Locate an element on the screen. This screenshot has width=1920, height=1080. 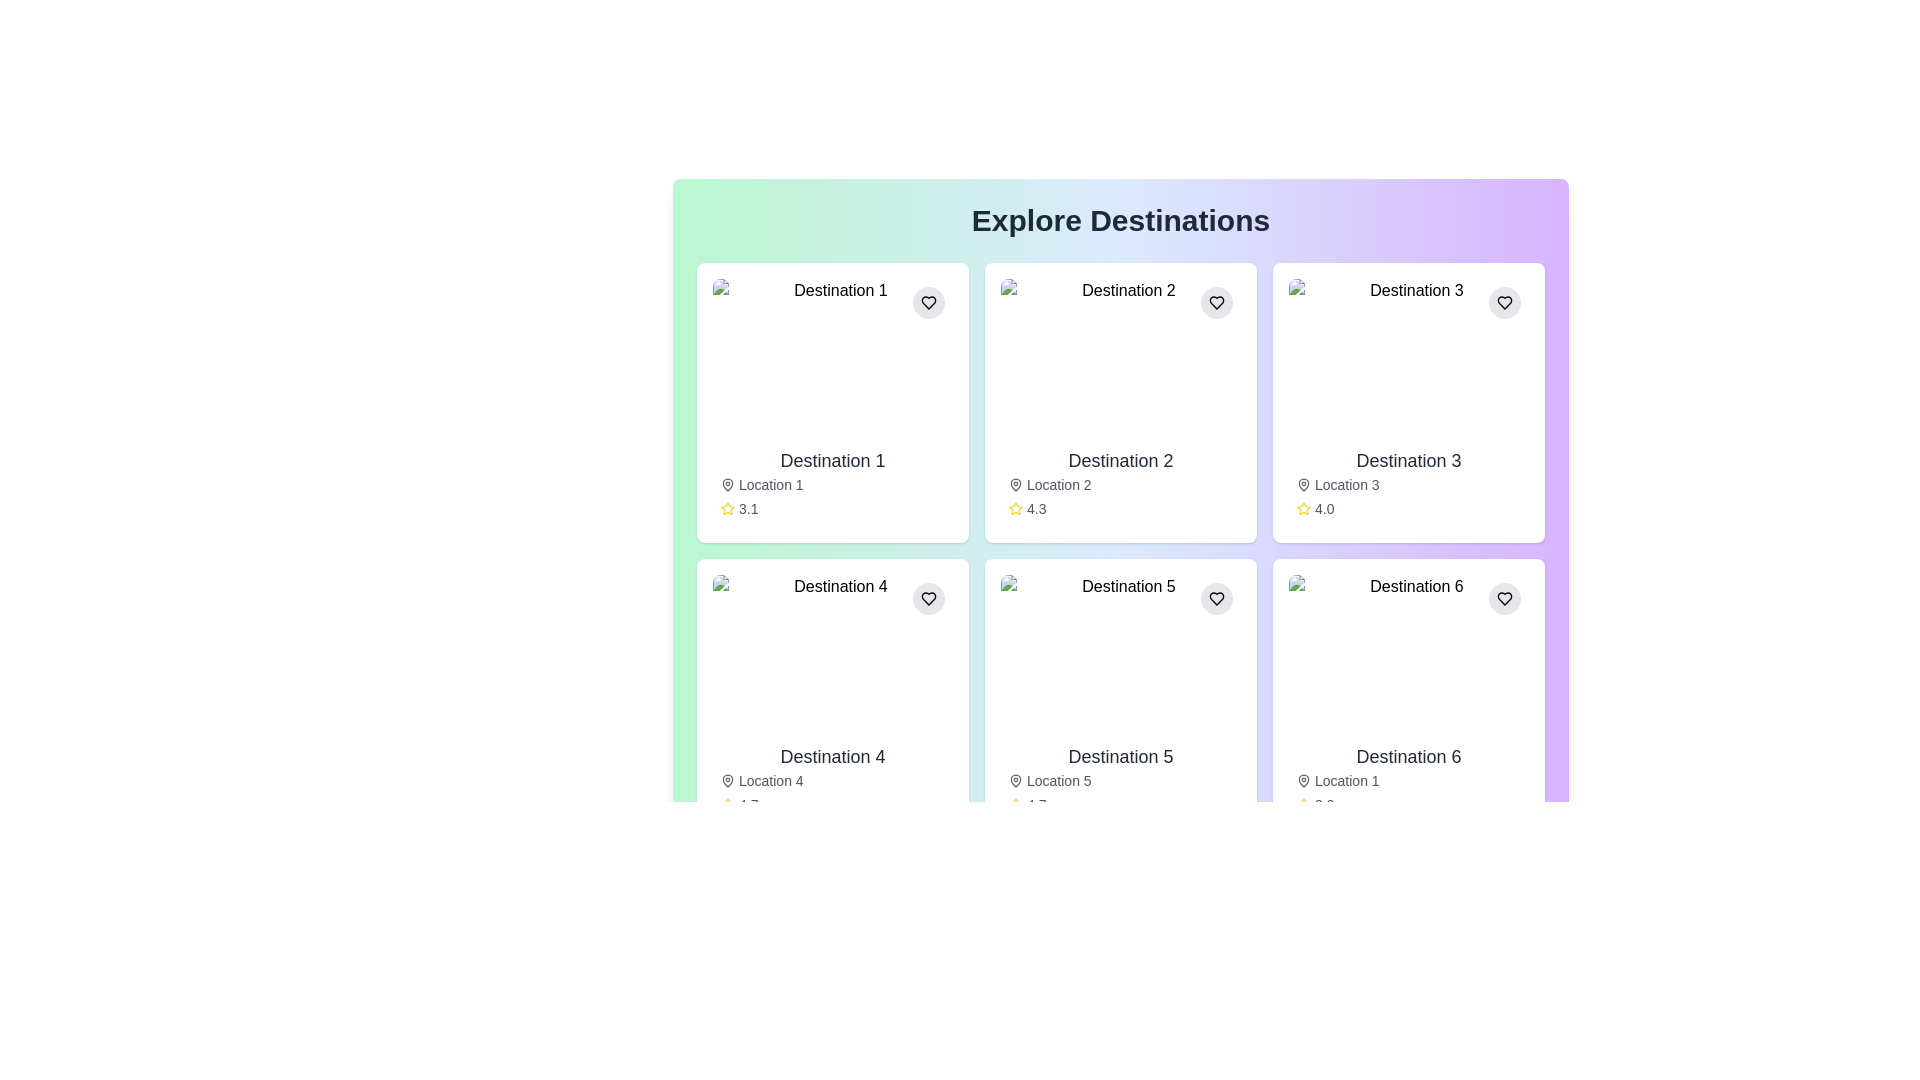
the text label that serves as the title for 'Destination 5', located below an image and above 'Location 5' and its rating in the second row, second column of the grid is located at coordinates (1121, 756).